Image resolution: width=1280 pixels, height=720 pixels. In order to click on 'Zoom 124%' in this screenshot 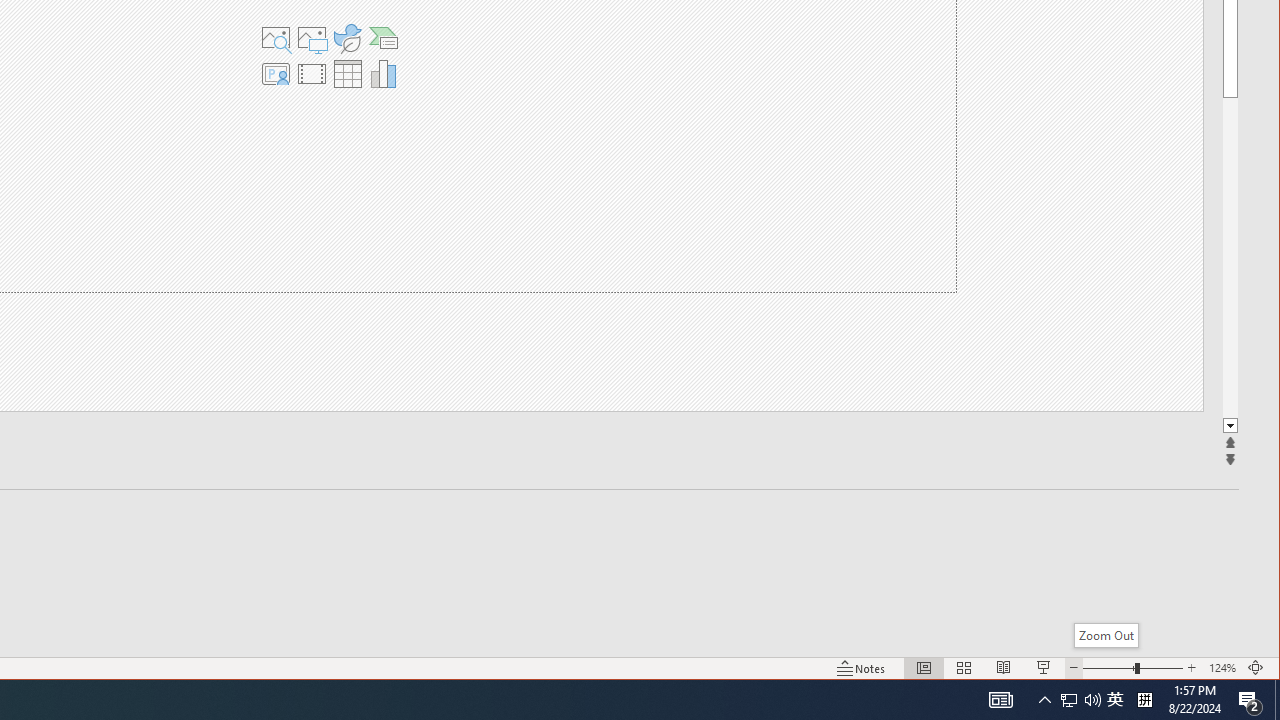, I will do `click(1221, 668)`.